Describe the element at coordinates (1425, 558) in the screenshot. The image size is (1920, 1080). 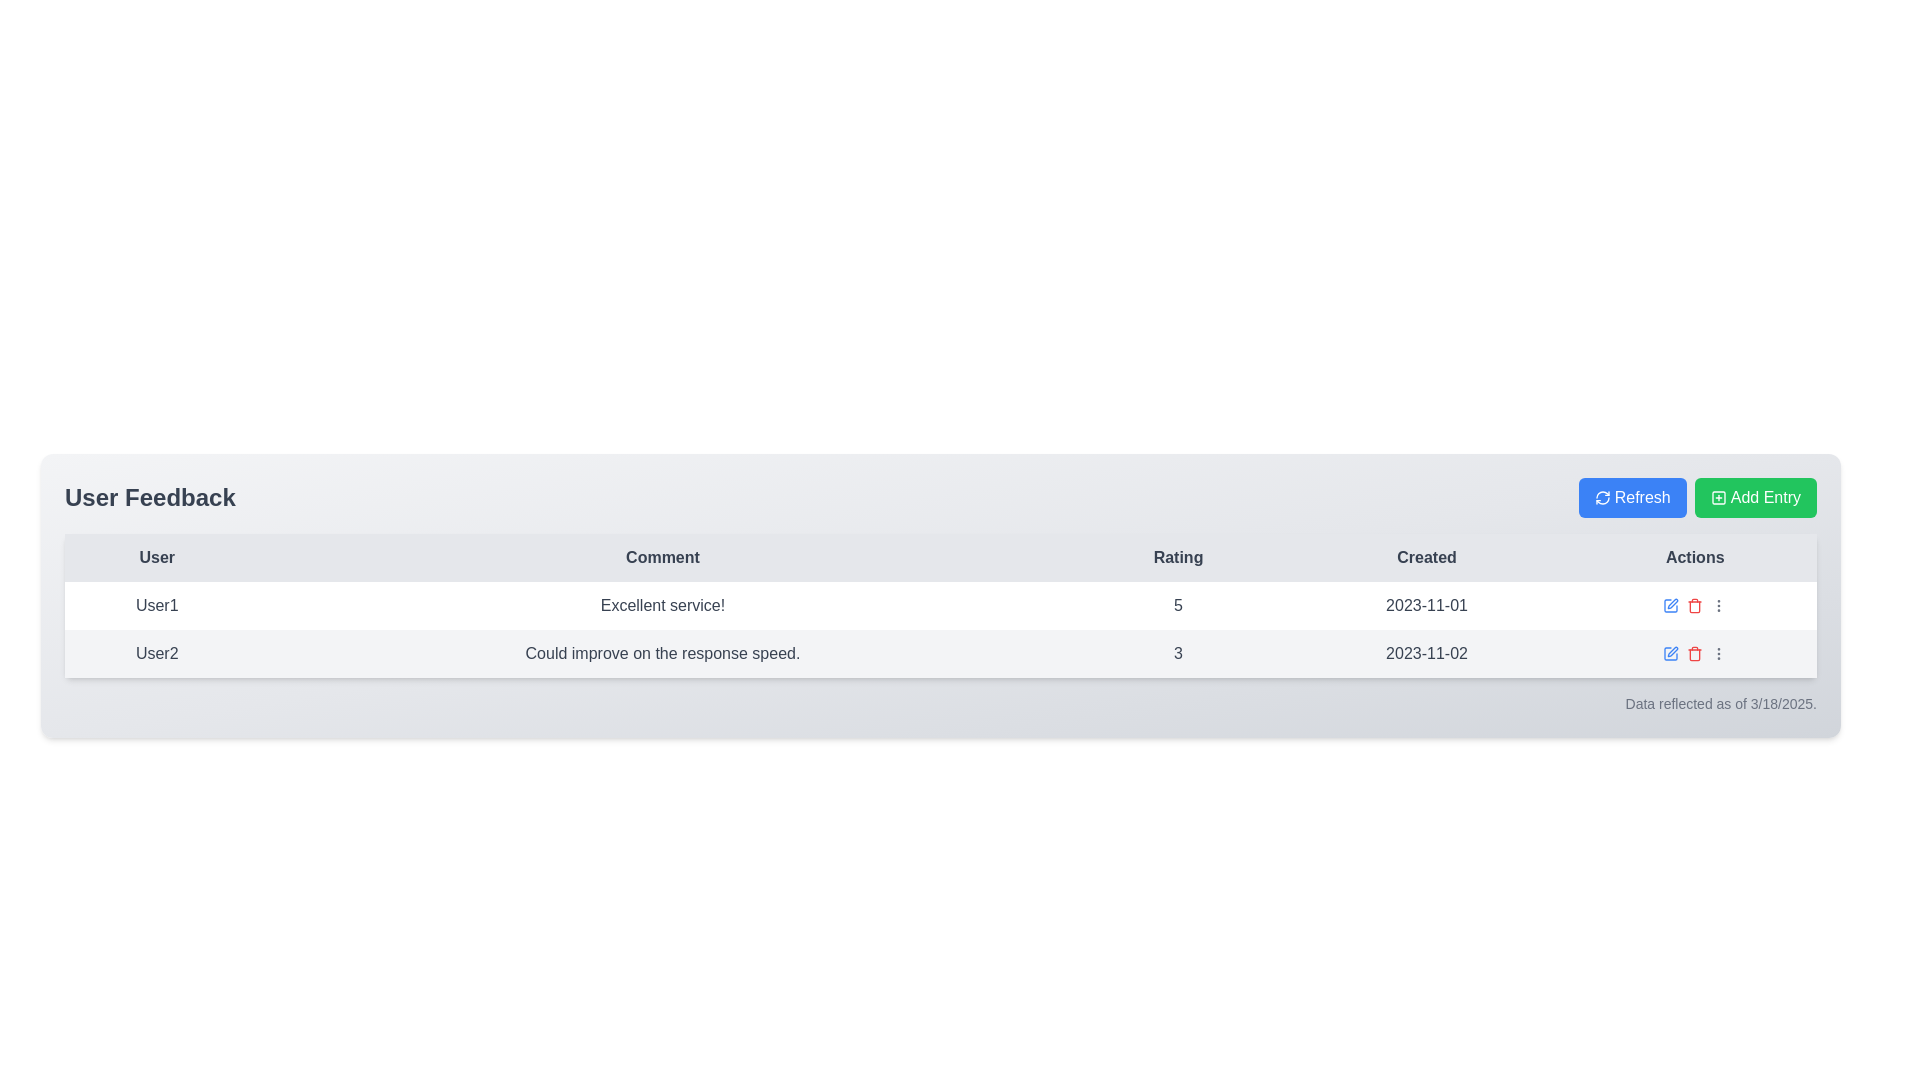
I see `the 'Created' label in the header row of the table, which is the fourth header item located between 'Rating' and 'Actions'` at that location.